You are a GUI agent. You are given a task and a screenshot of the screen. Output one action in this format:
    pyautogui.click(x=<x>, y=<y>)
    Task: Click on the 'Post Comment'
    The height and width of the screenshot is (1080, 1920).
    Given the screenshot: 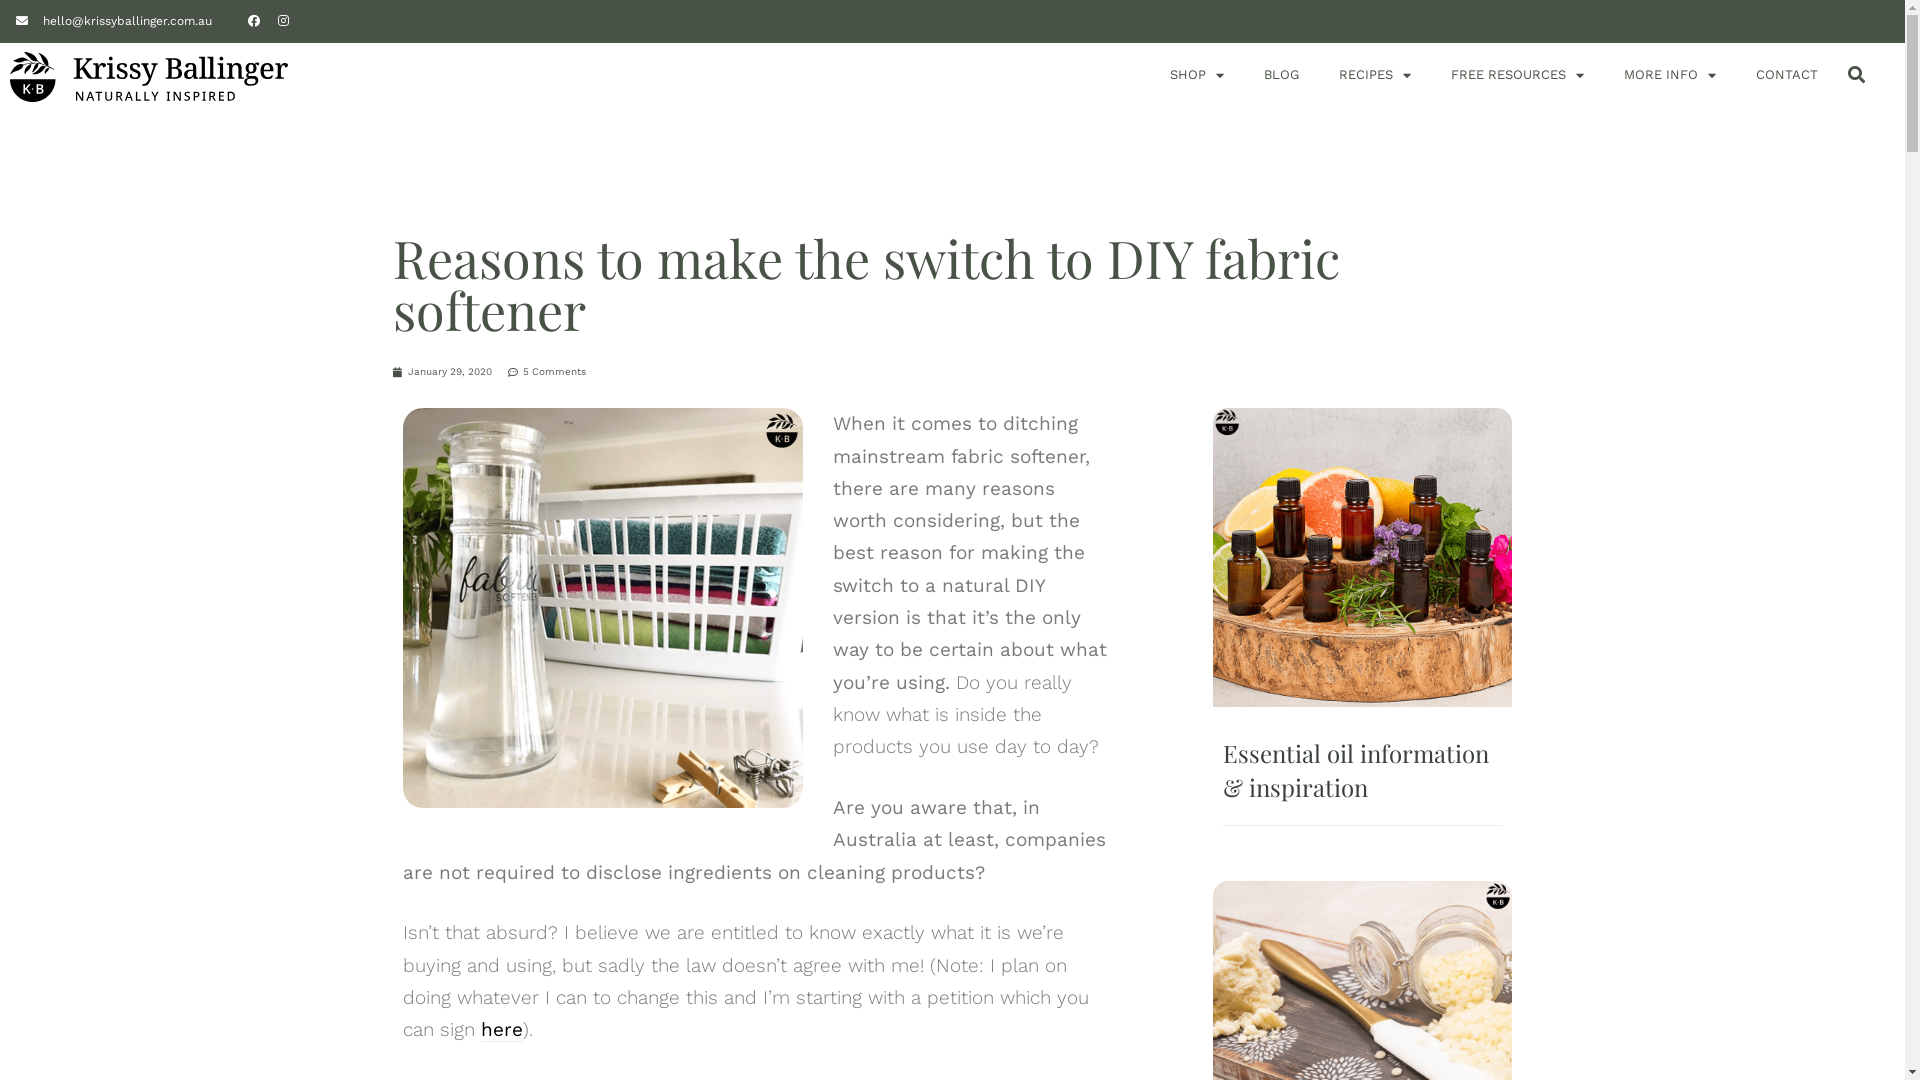 What is the action you would take?
    pyautogui.click(x=66, y=19)
    